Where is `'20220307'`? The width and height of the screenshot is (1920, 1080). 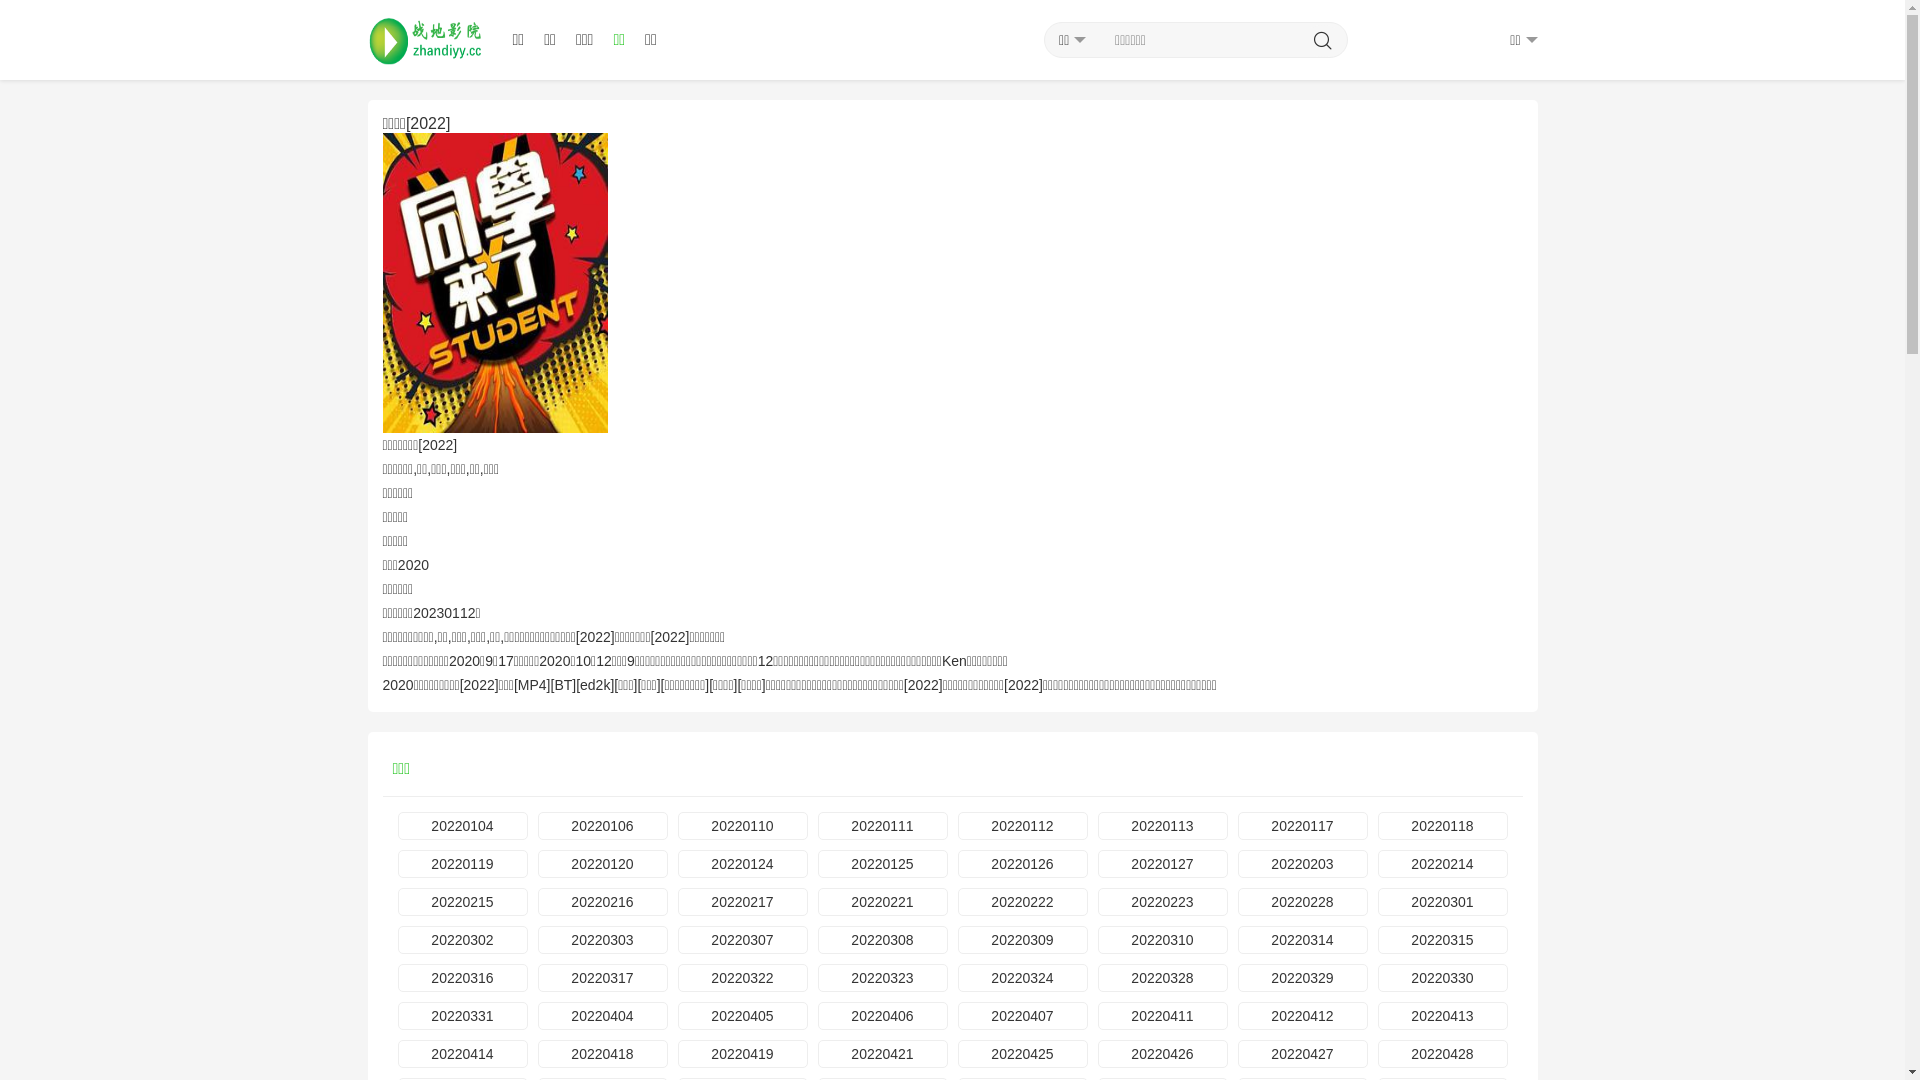
'20220307' is located at coordinates (742, 940).